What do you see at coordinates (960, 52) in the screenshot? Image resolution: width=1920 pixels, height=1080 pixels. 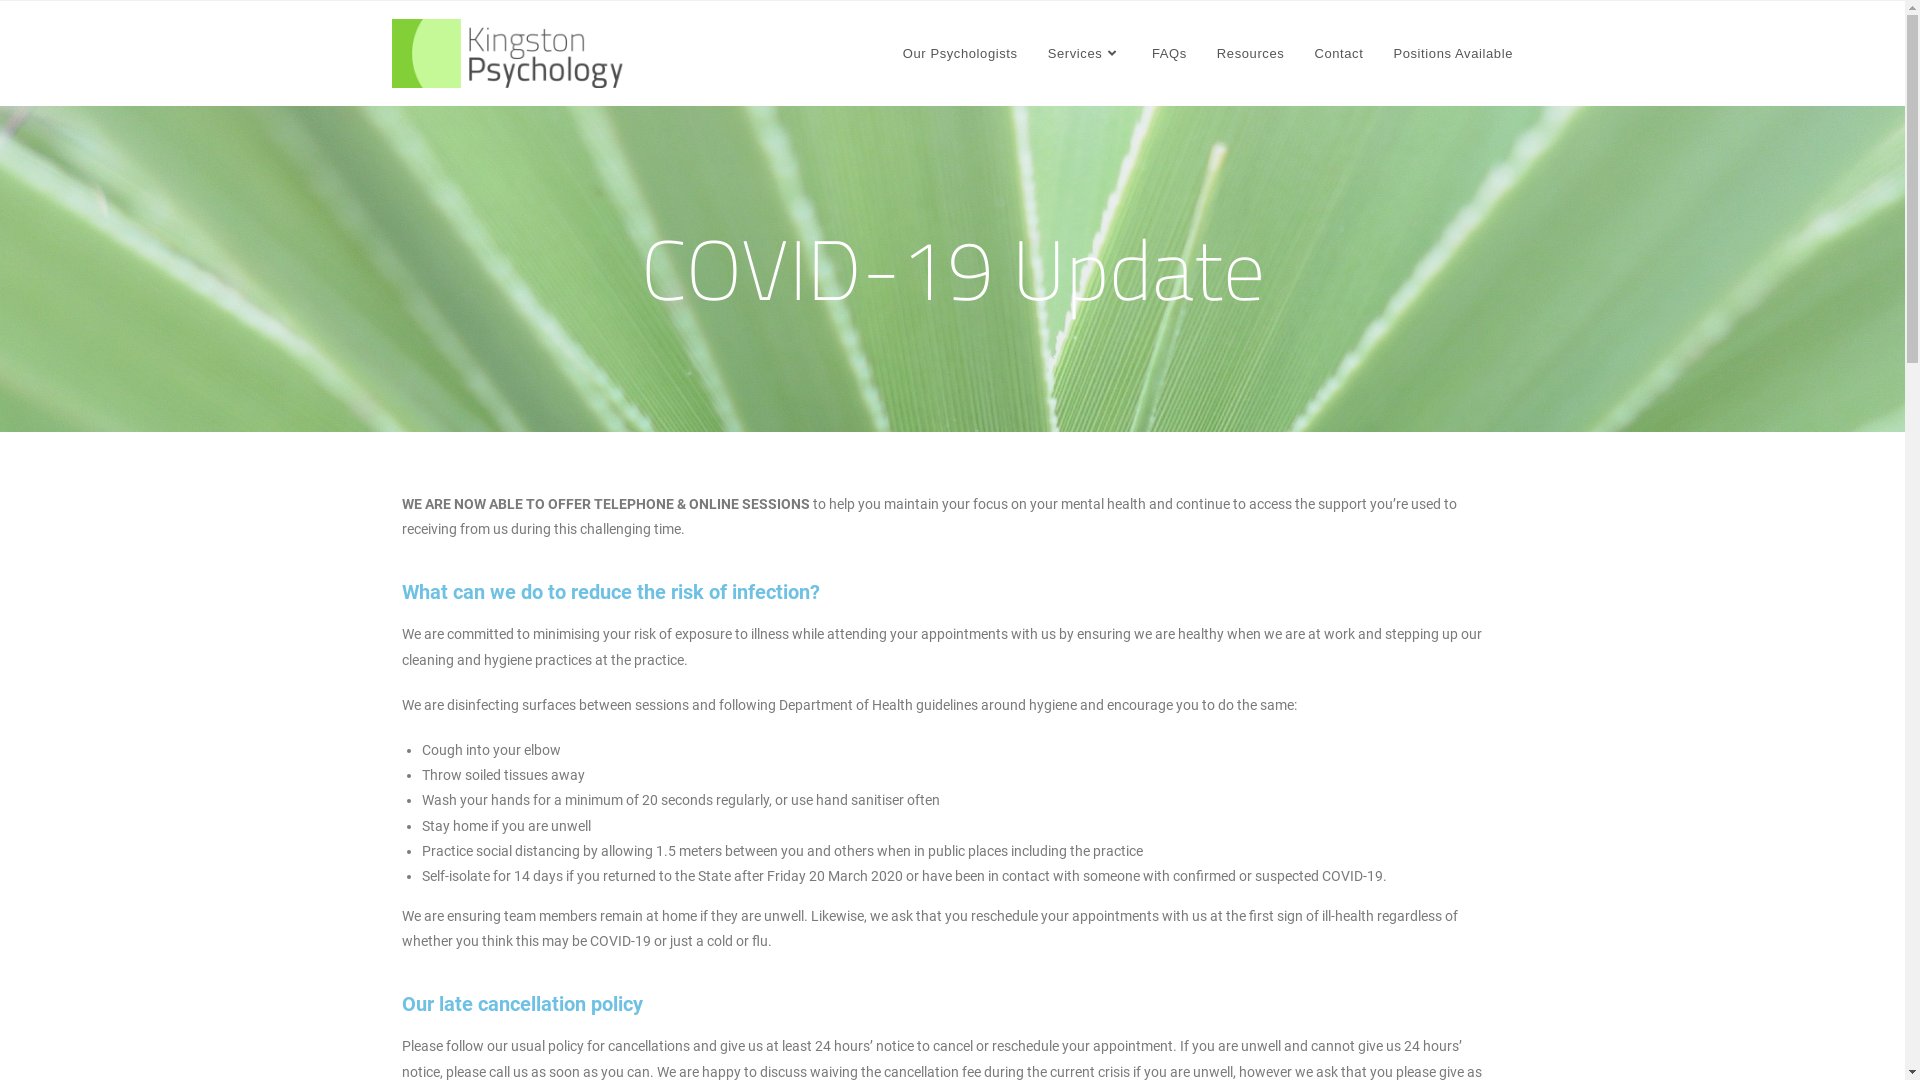 I see `'Our Psychologists'` at bounding box center [960, 52].